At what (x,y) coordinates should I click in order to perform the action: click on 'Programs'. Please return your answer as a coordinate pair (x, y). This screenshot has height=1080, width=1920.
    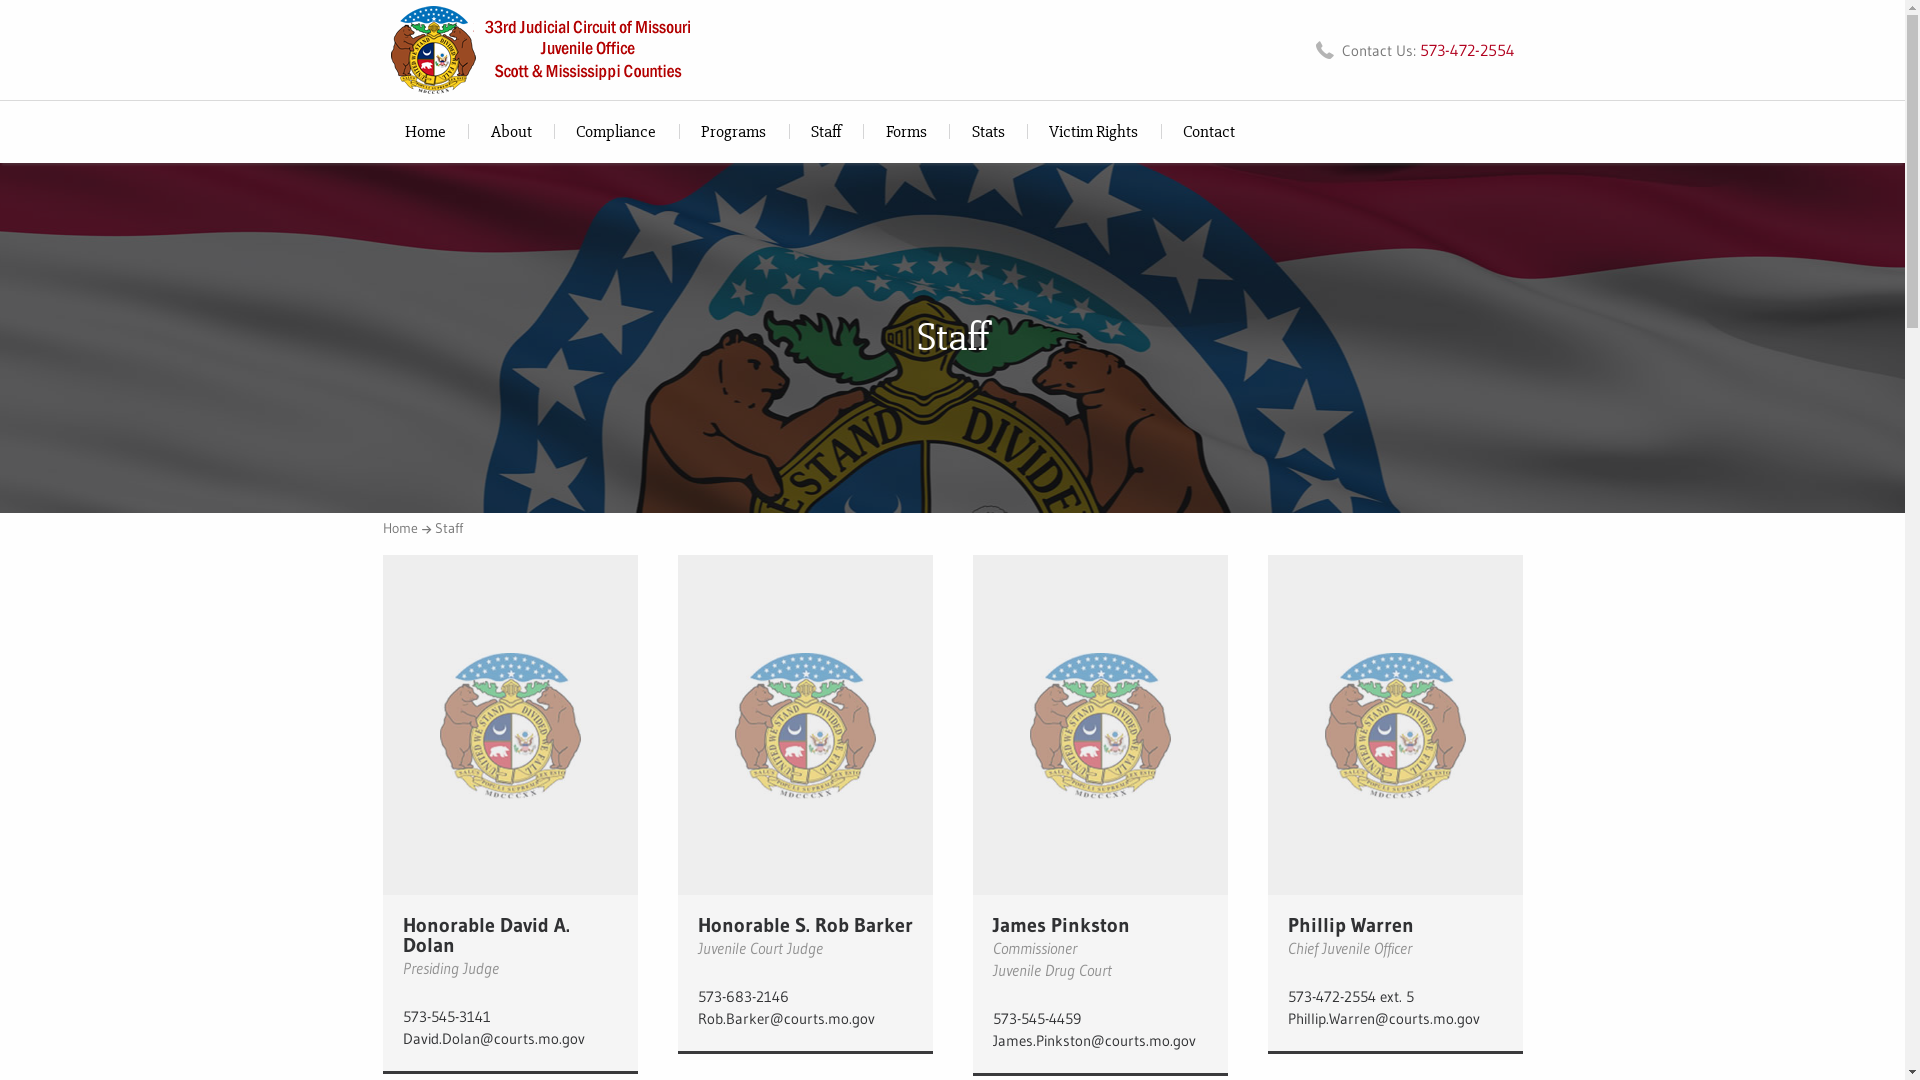
    Looking at the image, I should click on (733, 131).